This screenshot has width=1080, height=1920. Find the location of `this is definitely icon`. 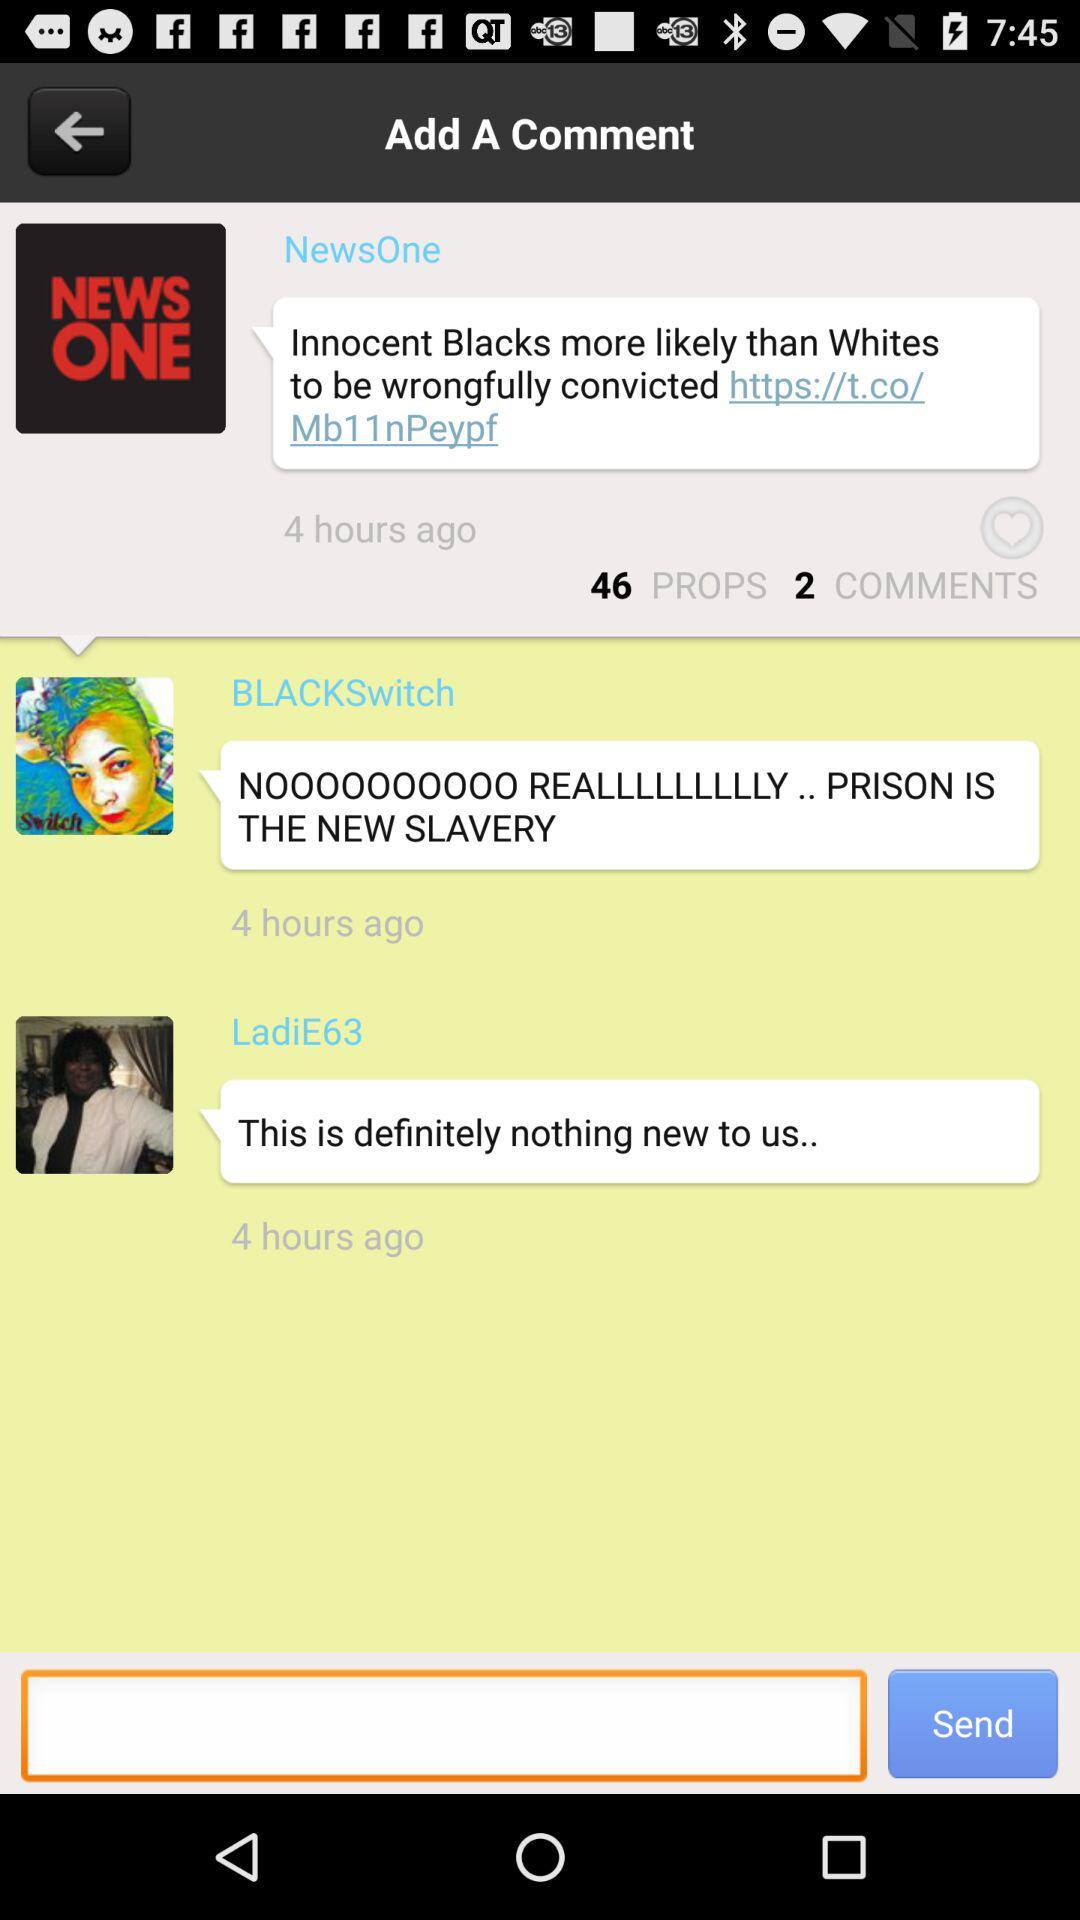

this is definitely icon is located at coordinates (617, 1132).